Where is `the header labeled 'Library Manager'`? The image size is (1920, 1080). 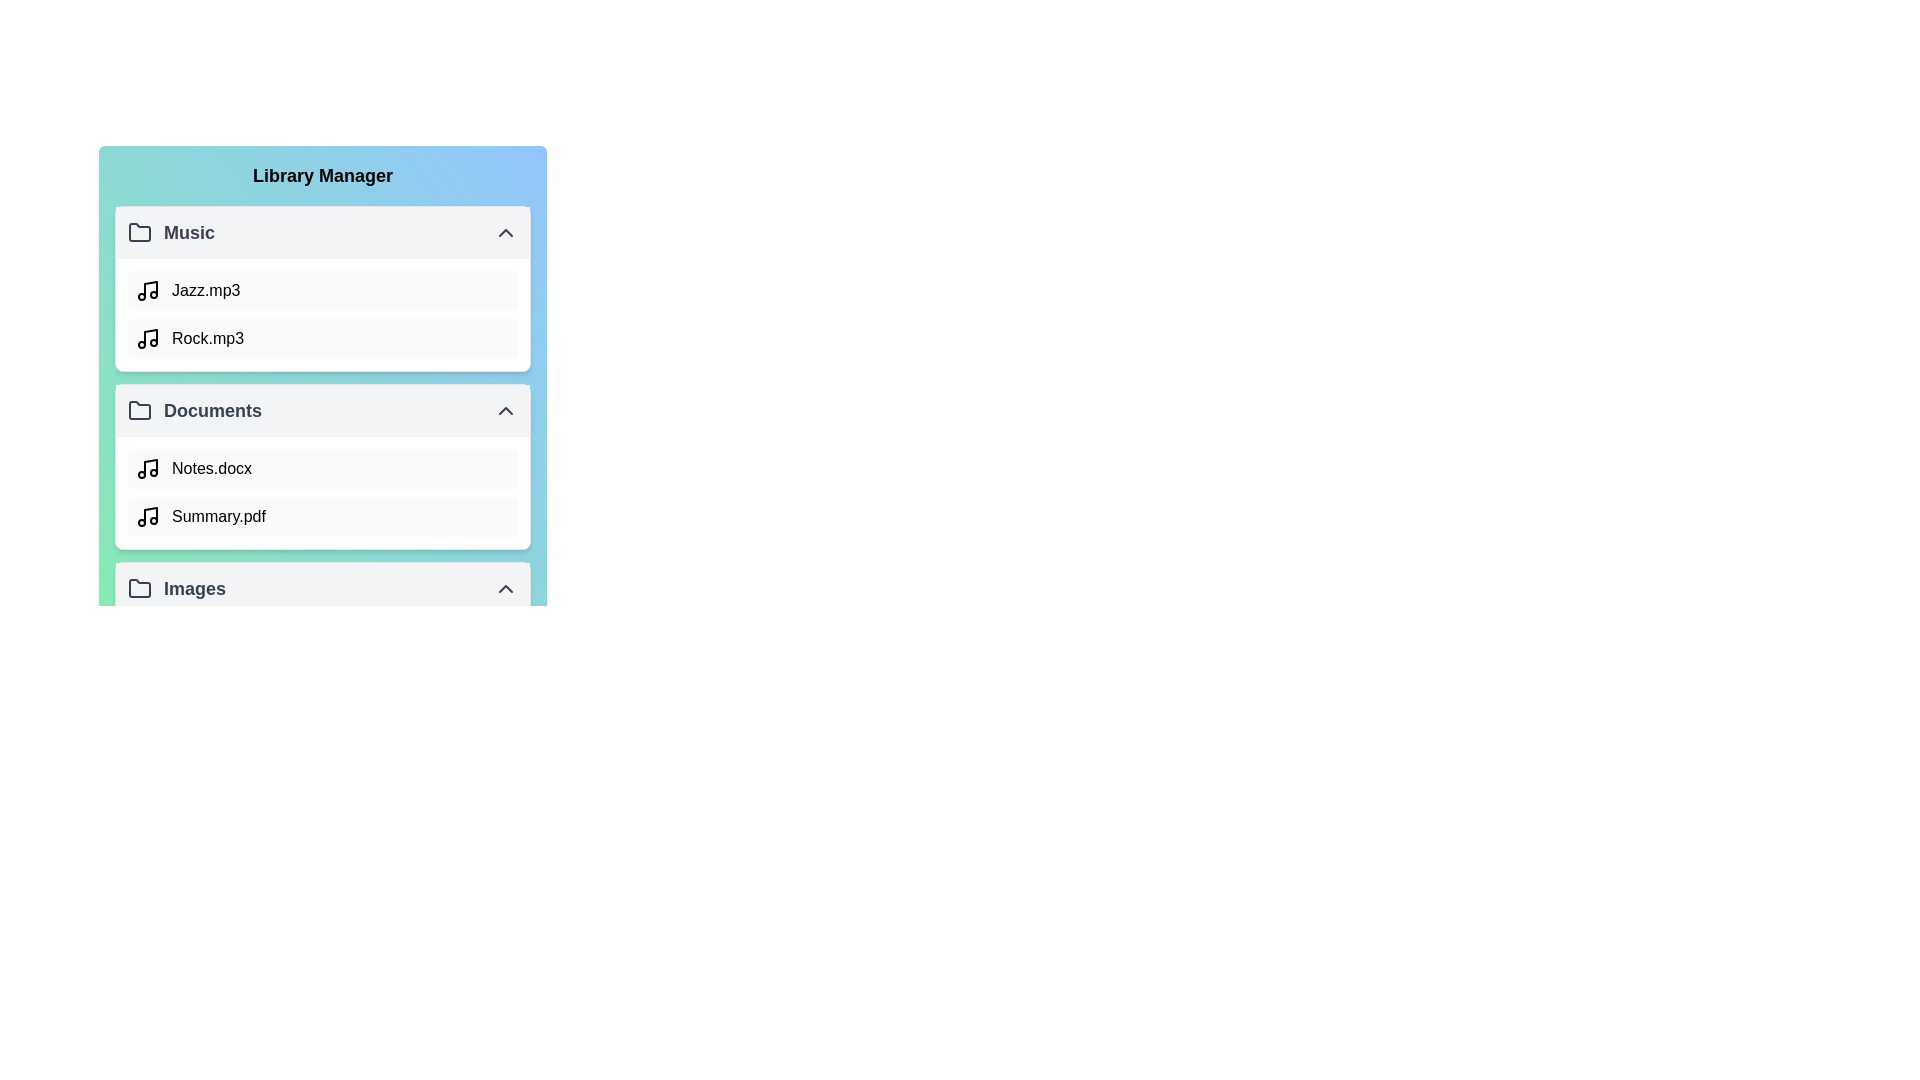 the header labeled 'Library Manager' is located at coordinates (322, 175).